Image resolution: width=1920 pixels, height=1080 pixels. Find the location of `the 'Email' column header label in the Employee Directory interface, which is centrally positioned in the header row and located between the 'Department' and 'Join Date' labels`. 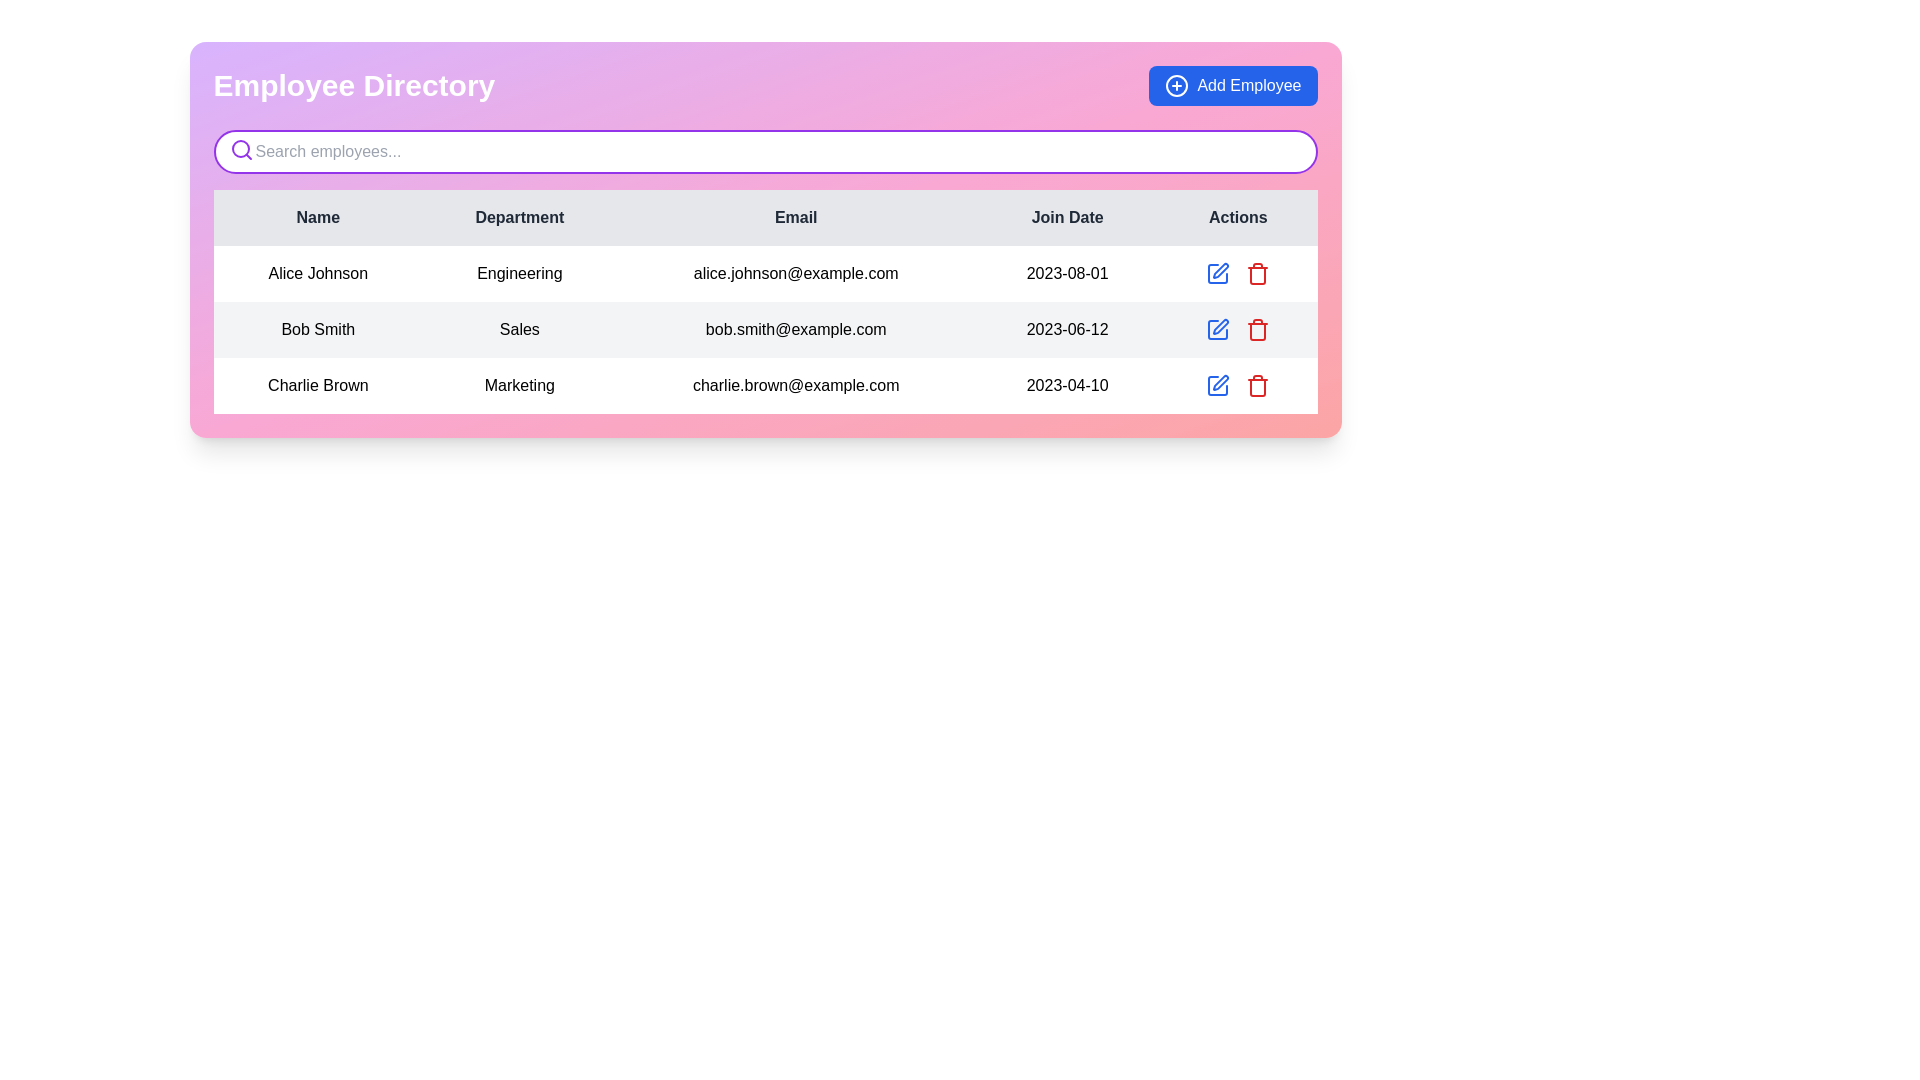

the 'Email' column header label in the Employee Directory interface, which is centrally positioned in the header row and located between the 'Department' and 'Join Date' labels is located at coordinates (795, 218).